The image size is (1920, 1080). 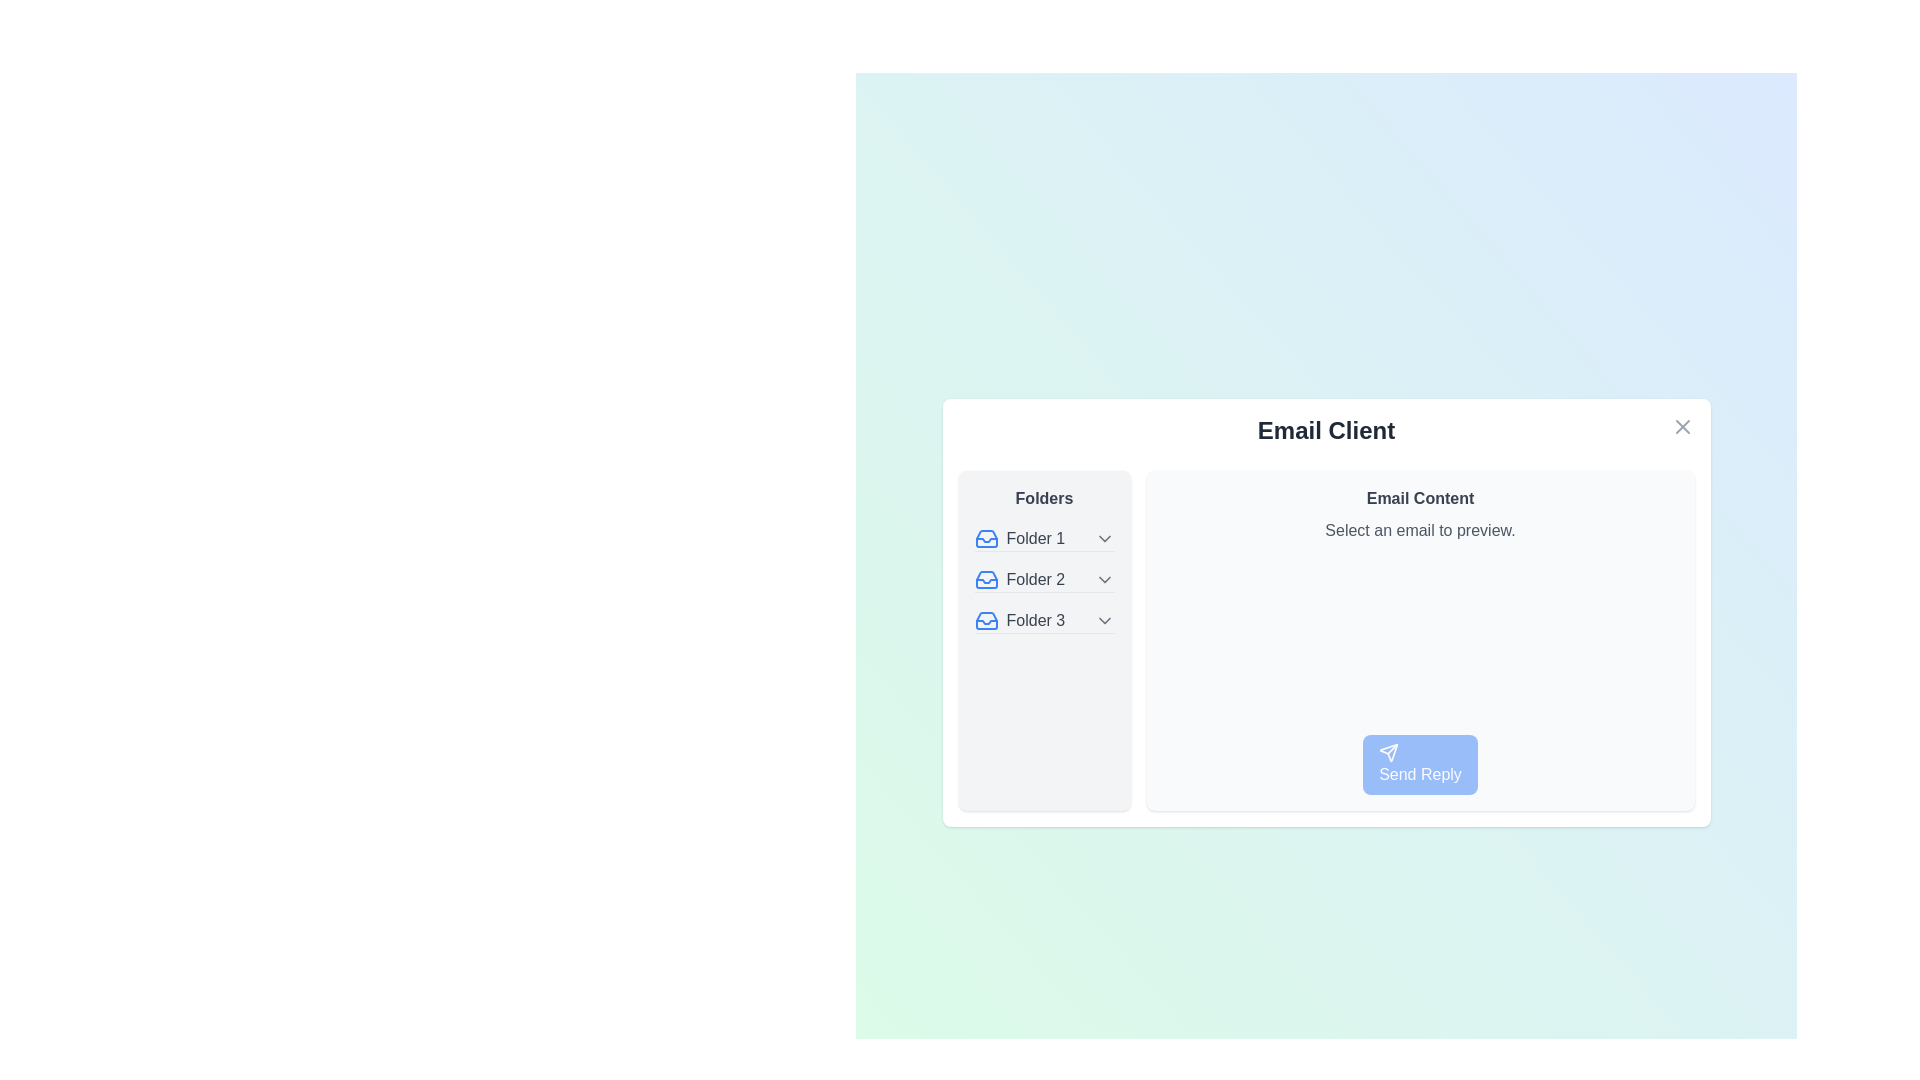 I want to click on the inbox icon outlined in blue, located within the 'Folder 2' item in the sidebar, positioned to the left of the folder name, so click(x=986, y=579).